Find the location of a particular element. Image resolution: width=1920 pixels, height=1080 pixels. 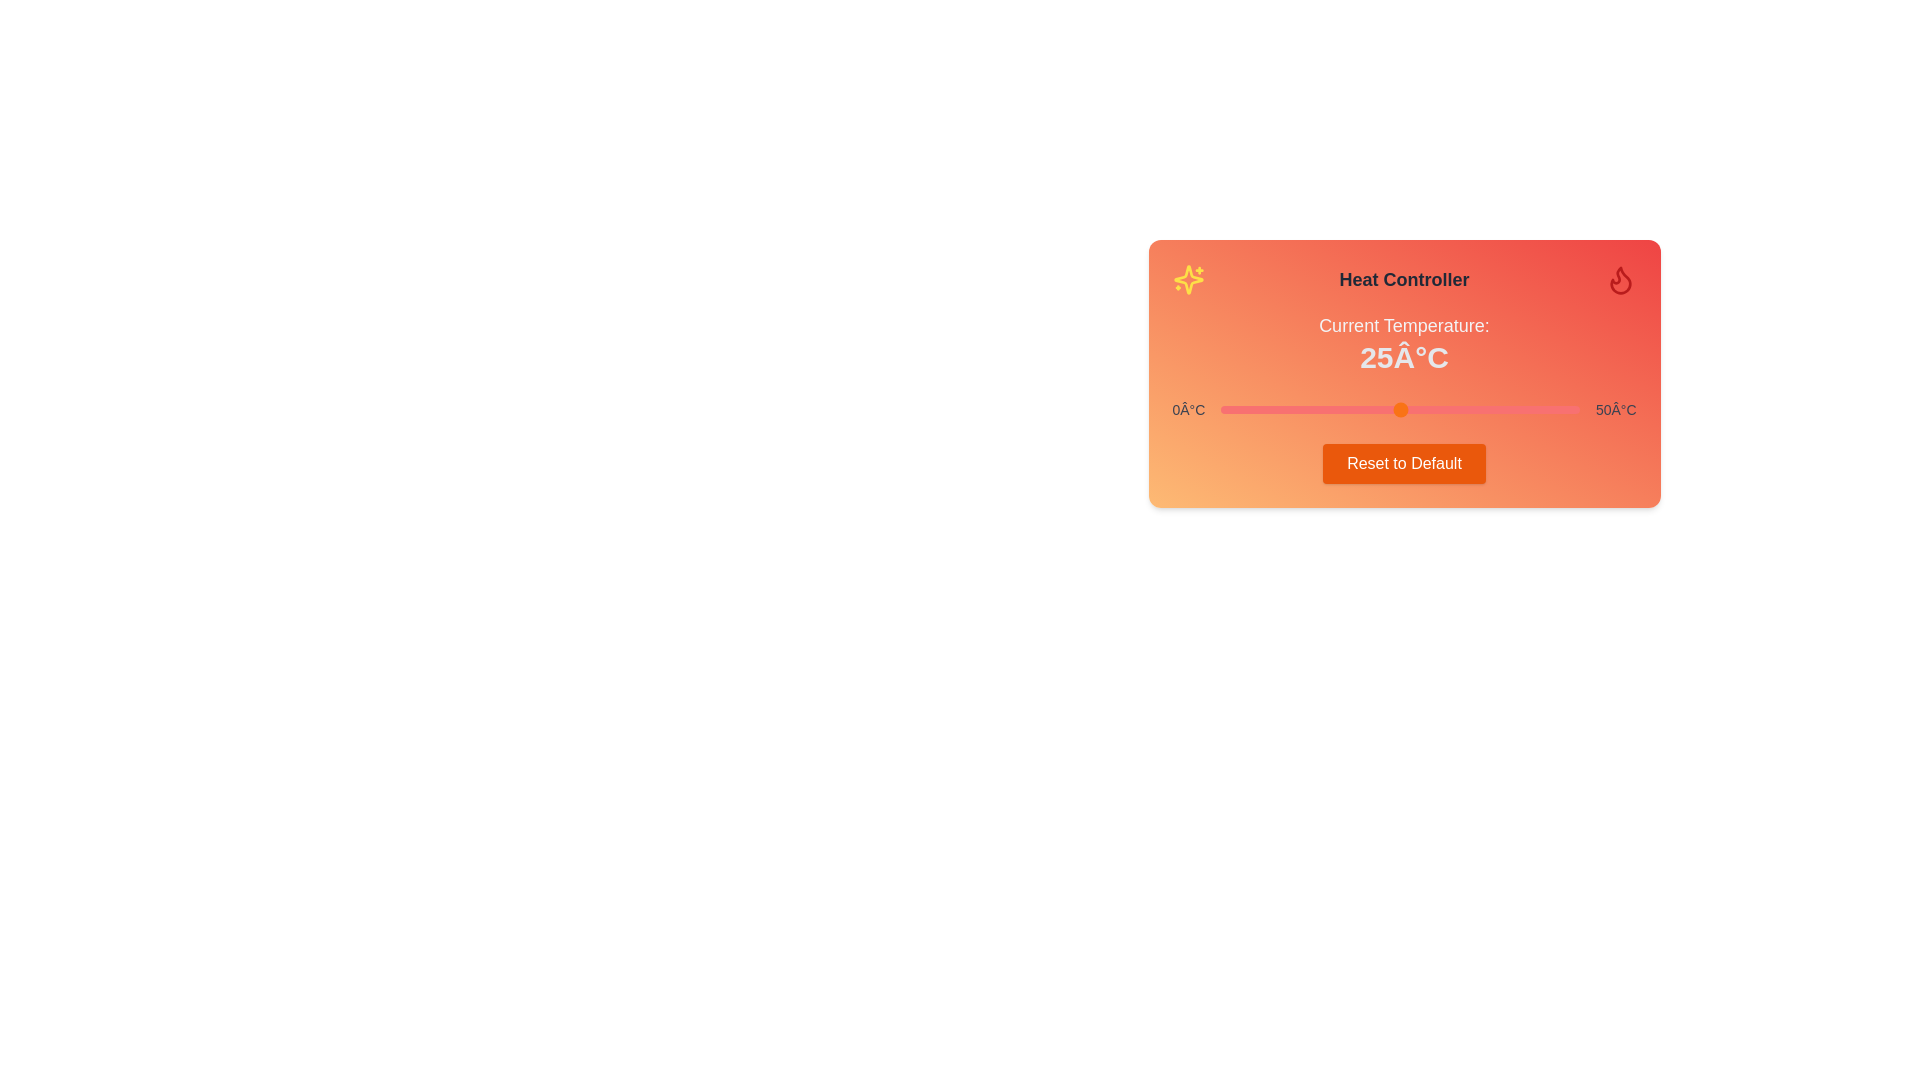

the Sparkles icon to interact with it is located at coordinates (1188, 280).